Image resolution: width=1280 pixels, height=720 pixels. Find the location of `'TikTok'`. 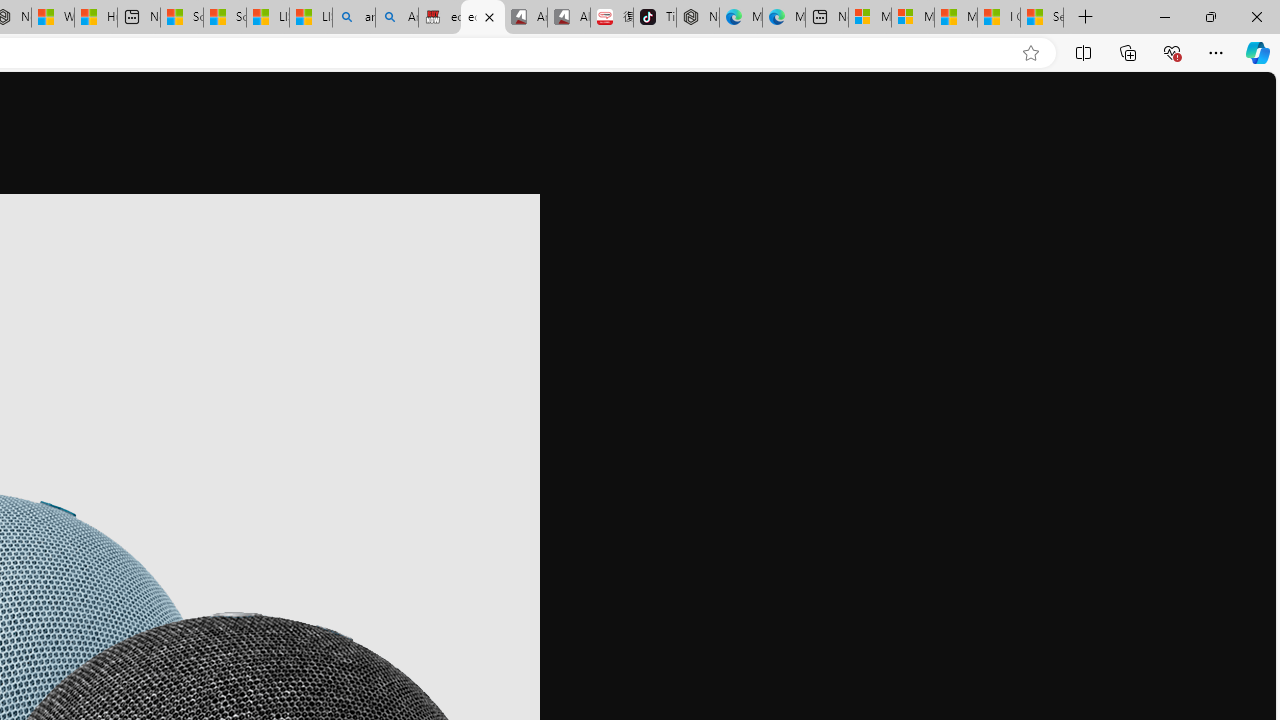

'TikTok' is located at coordinates (654, 17).